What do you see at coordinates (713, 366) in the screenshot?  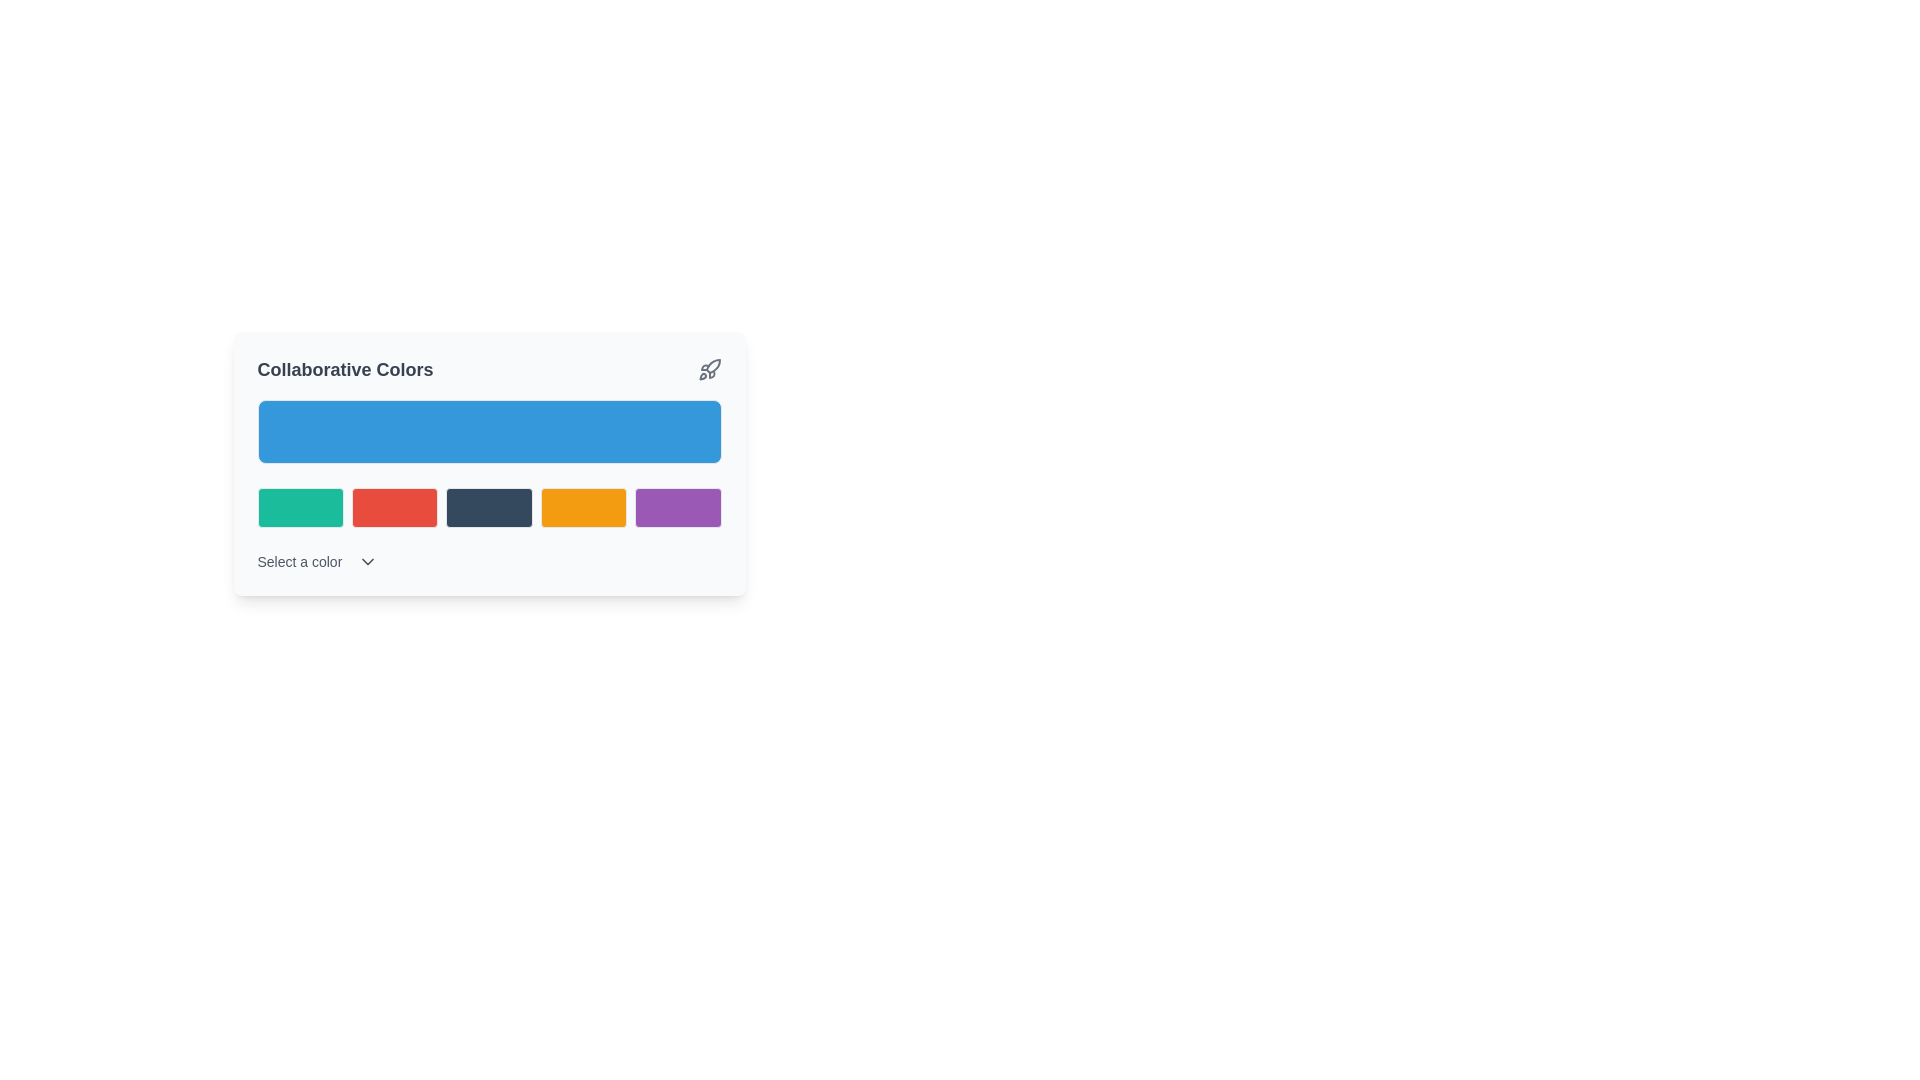 I see `the vector graphic representing the body of the rocket icon in the upper-right corner of the 'Collaborative Colors' card` at bounding box center [713, 366].